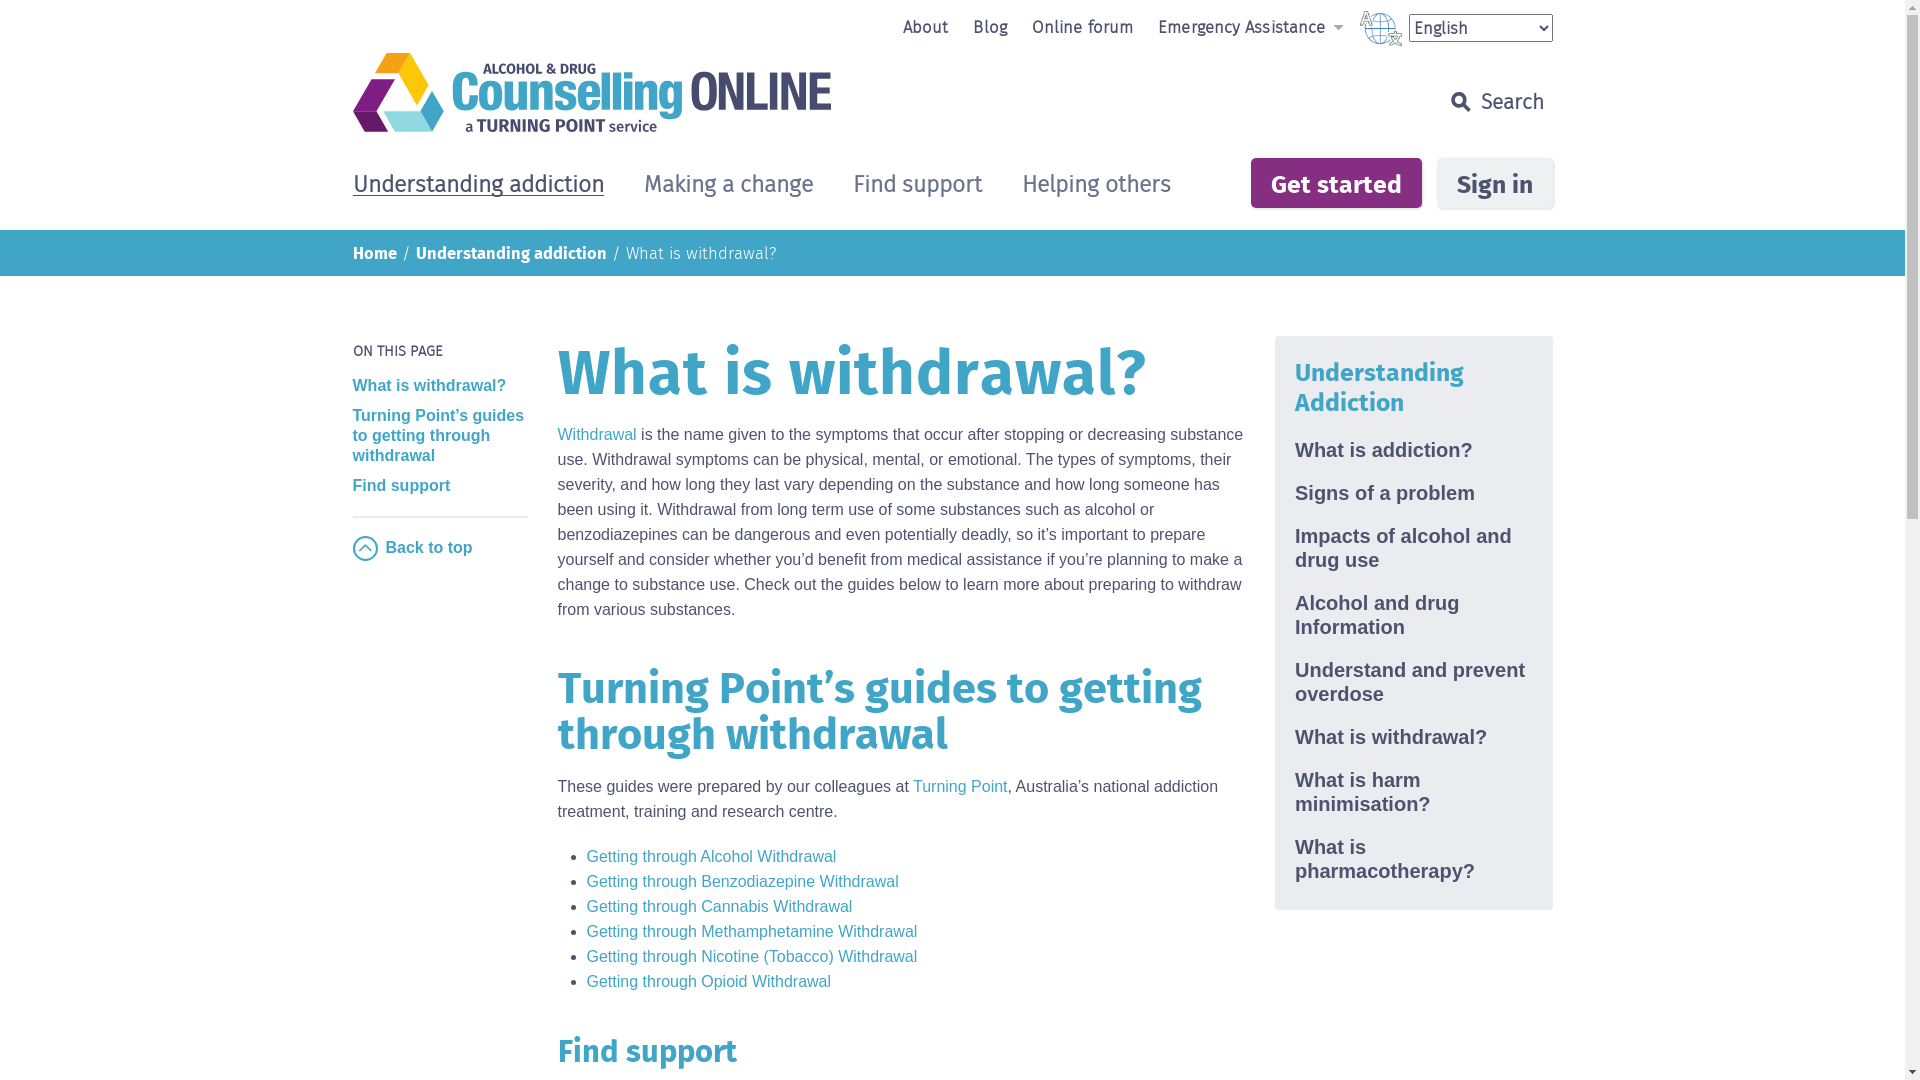  Describe the element at coordinates (351, 547) in the screenshot. I see `'Back to top'` at that location.